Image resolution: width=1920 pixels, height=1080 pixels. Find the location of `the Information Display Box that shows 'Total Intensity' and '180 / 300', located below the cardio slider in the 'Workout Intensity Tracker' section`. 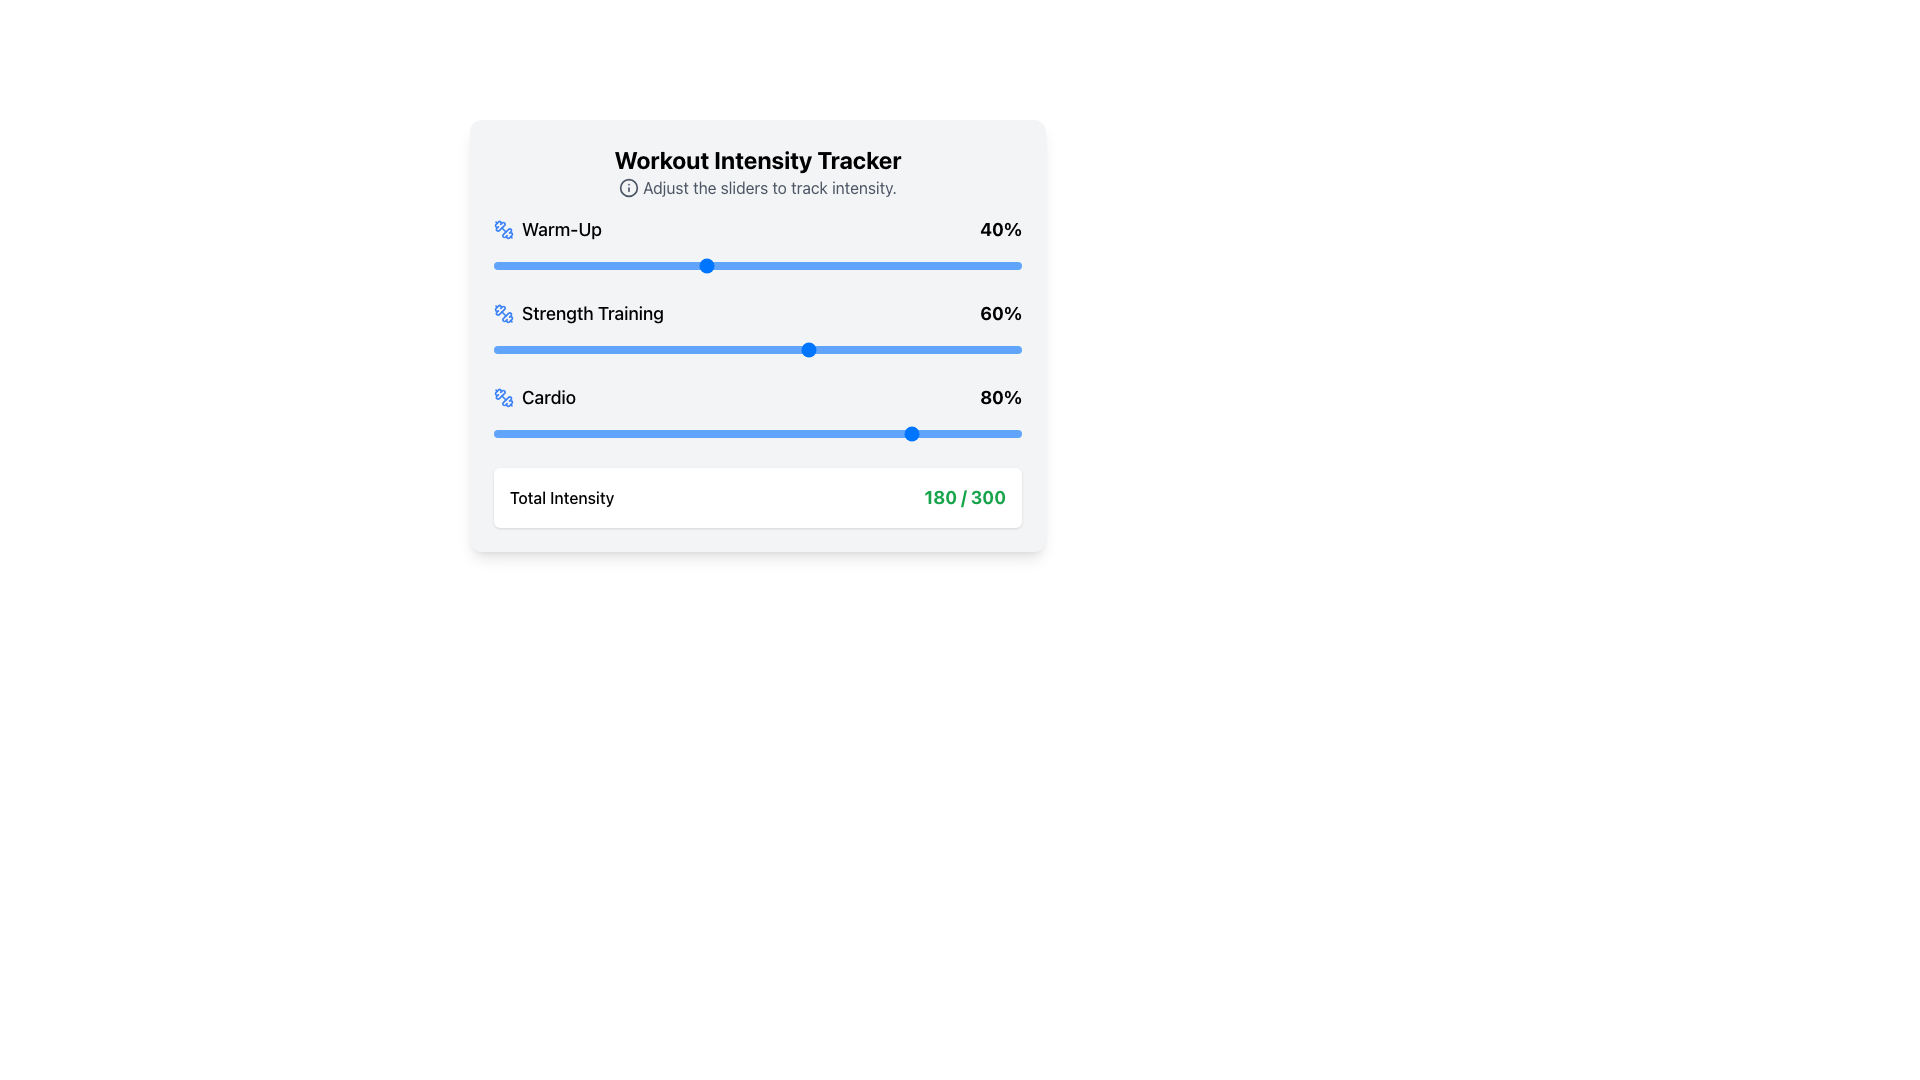

the Information Display Box that shows 'Total Intensity' and '180 / 300', located below the cardio slider in the 'Workout Intensity Tracker' section is located at coordinates (757, 496).